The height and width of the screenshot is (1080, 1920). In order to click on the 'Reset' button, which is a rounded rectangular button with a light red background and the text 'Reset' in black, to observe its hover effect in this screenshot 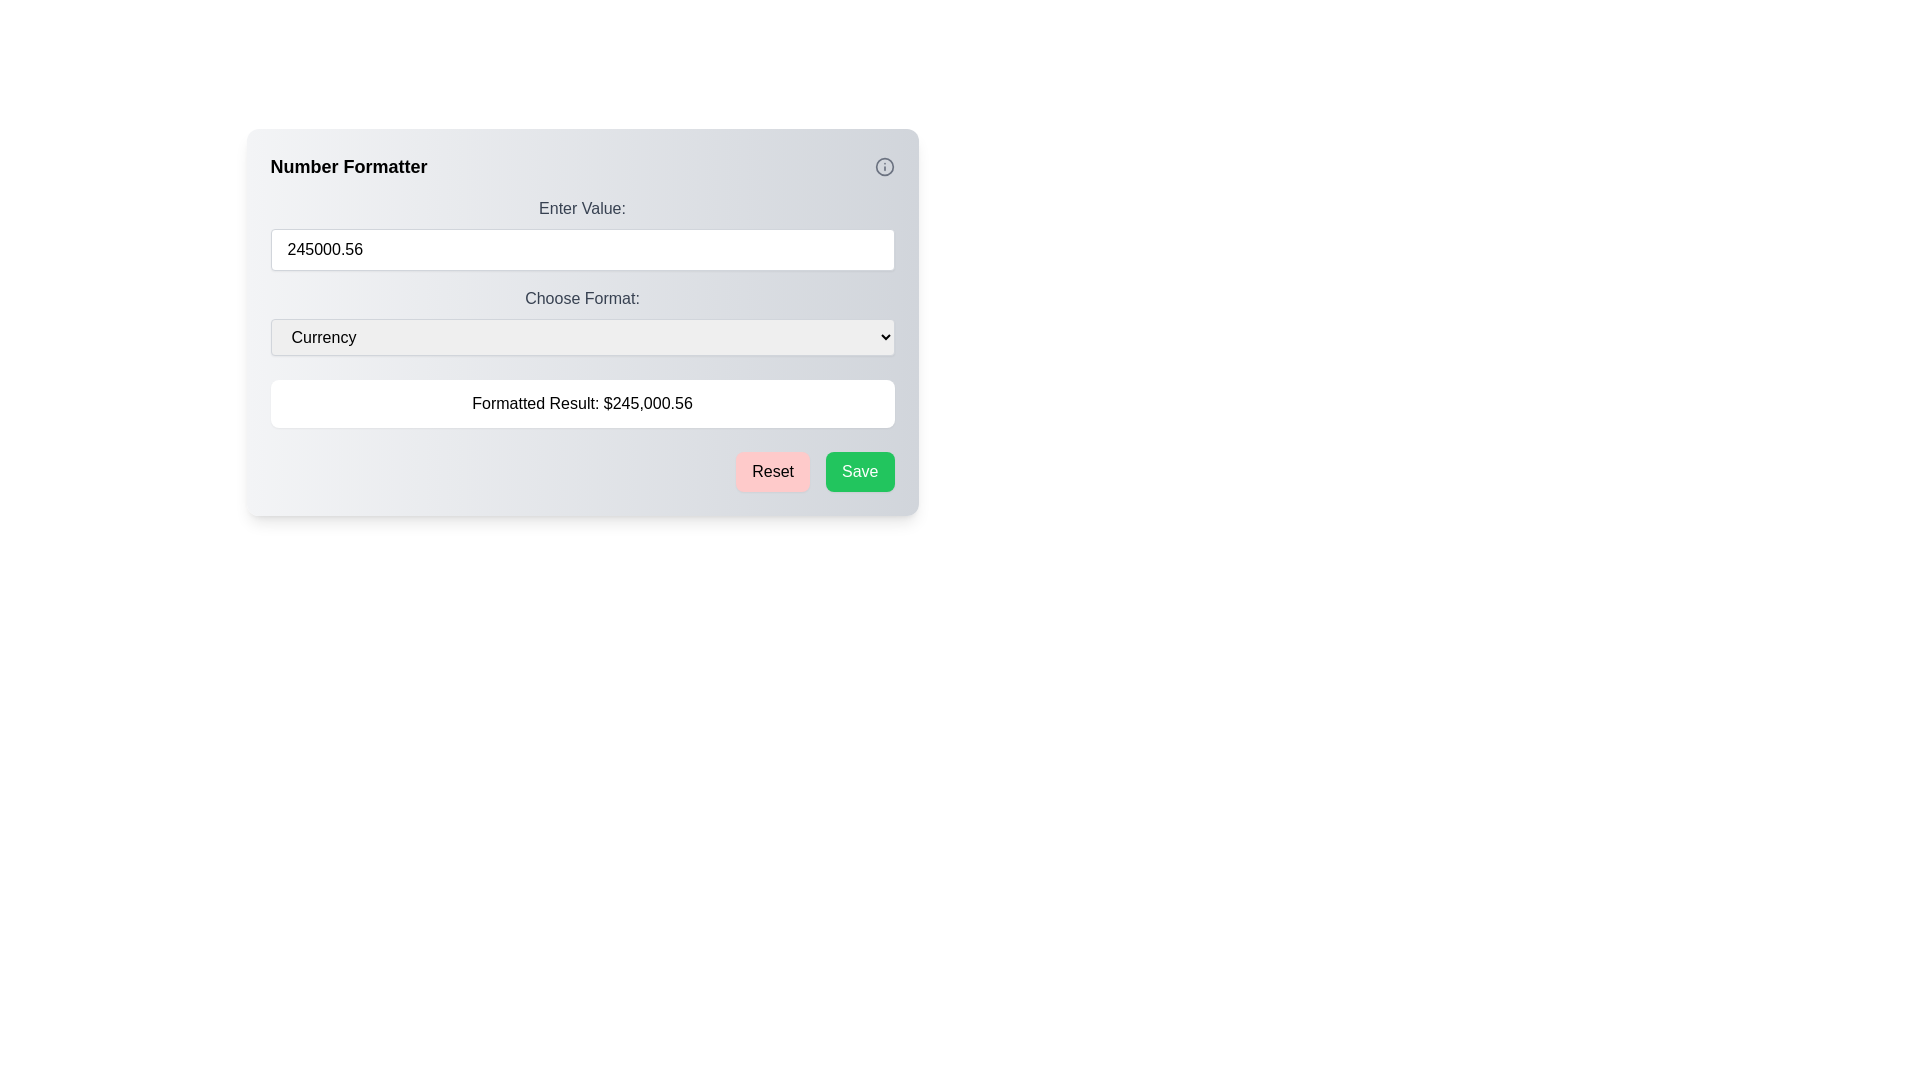, I will do `click(772, 471)`.